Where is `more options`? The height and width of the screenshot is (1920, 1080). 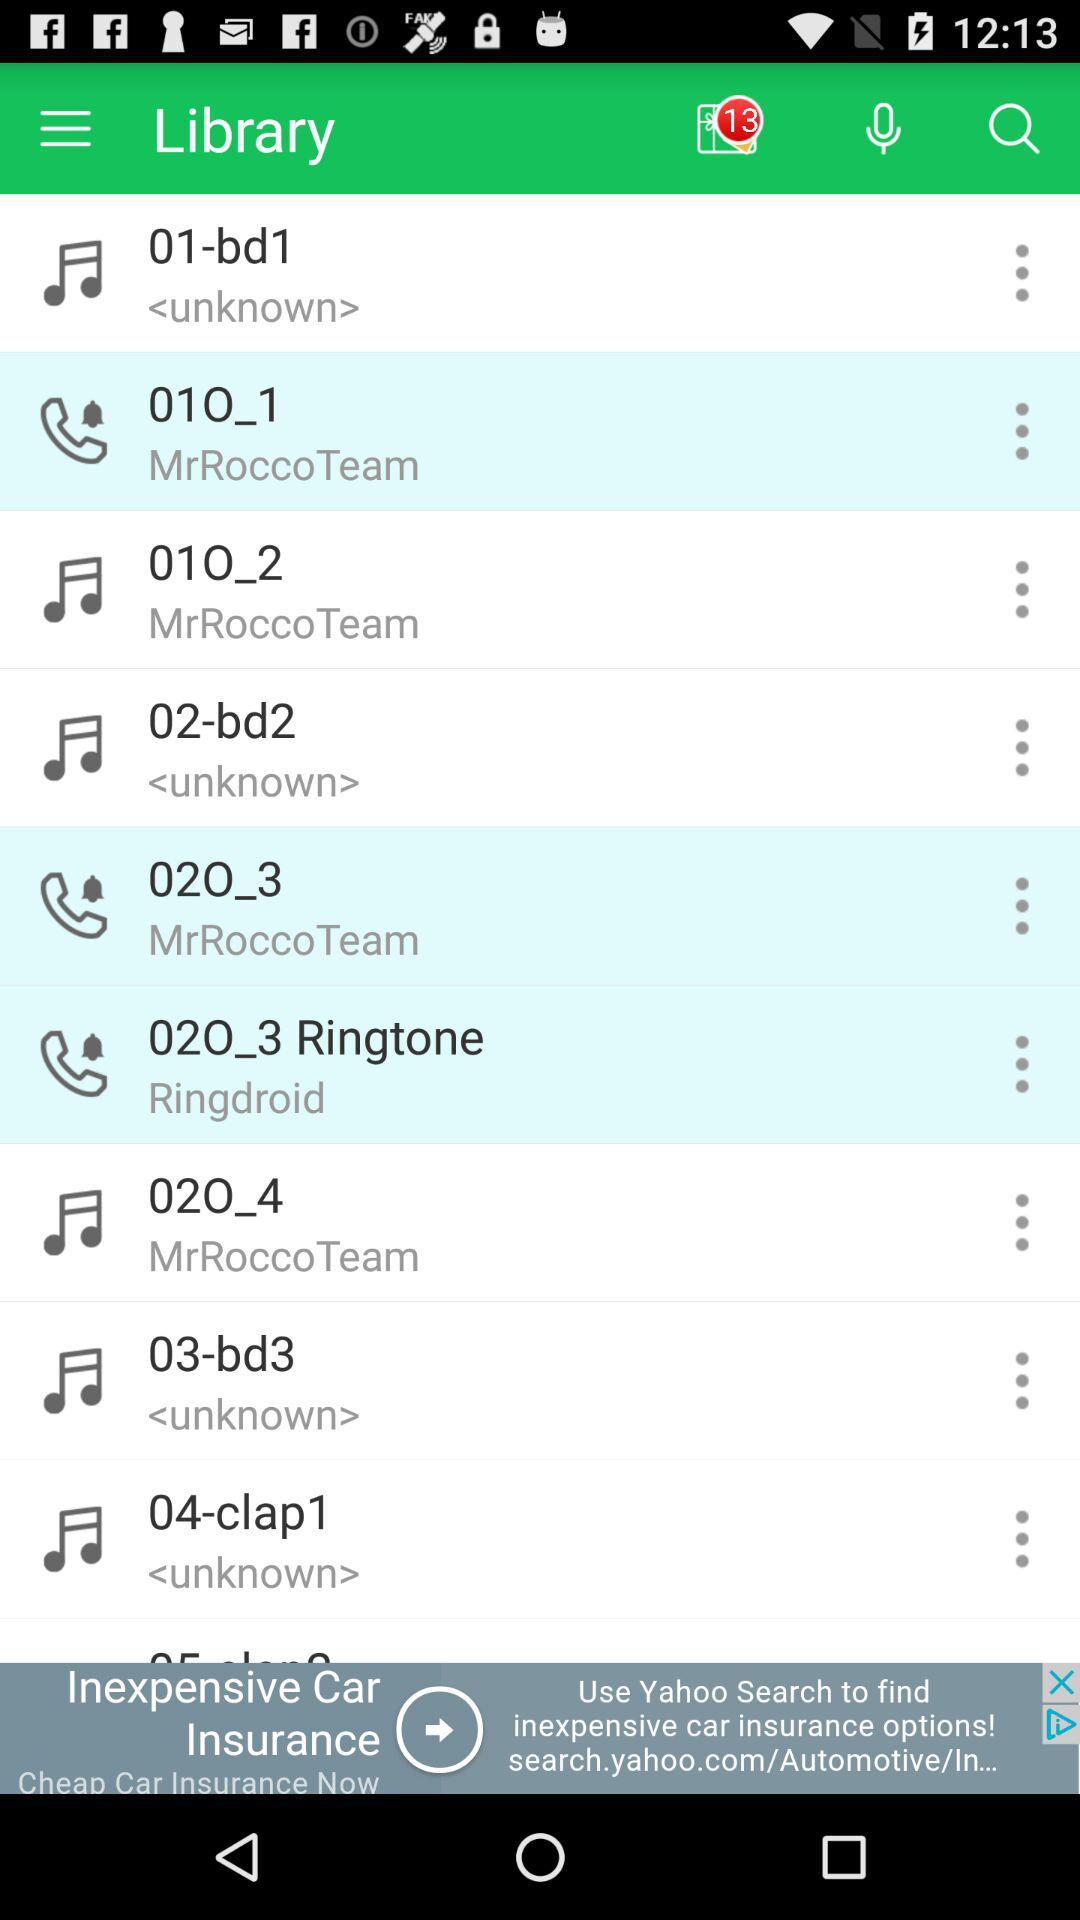 more options is located at coordinates (1022, 272).